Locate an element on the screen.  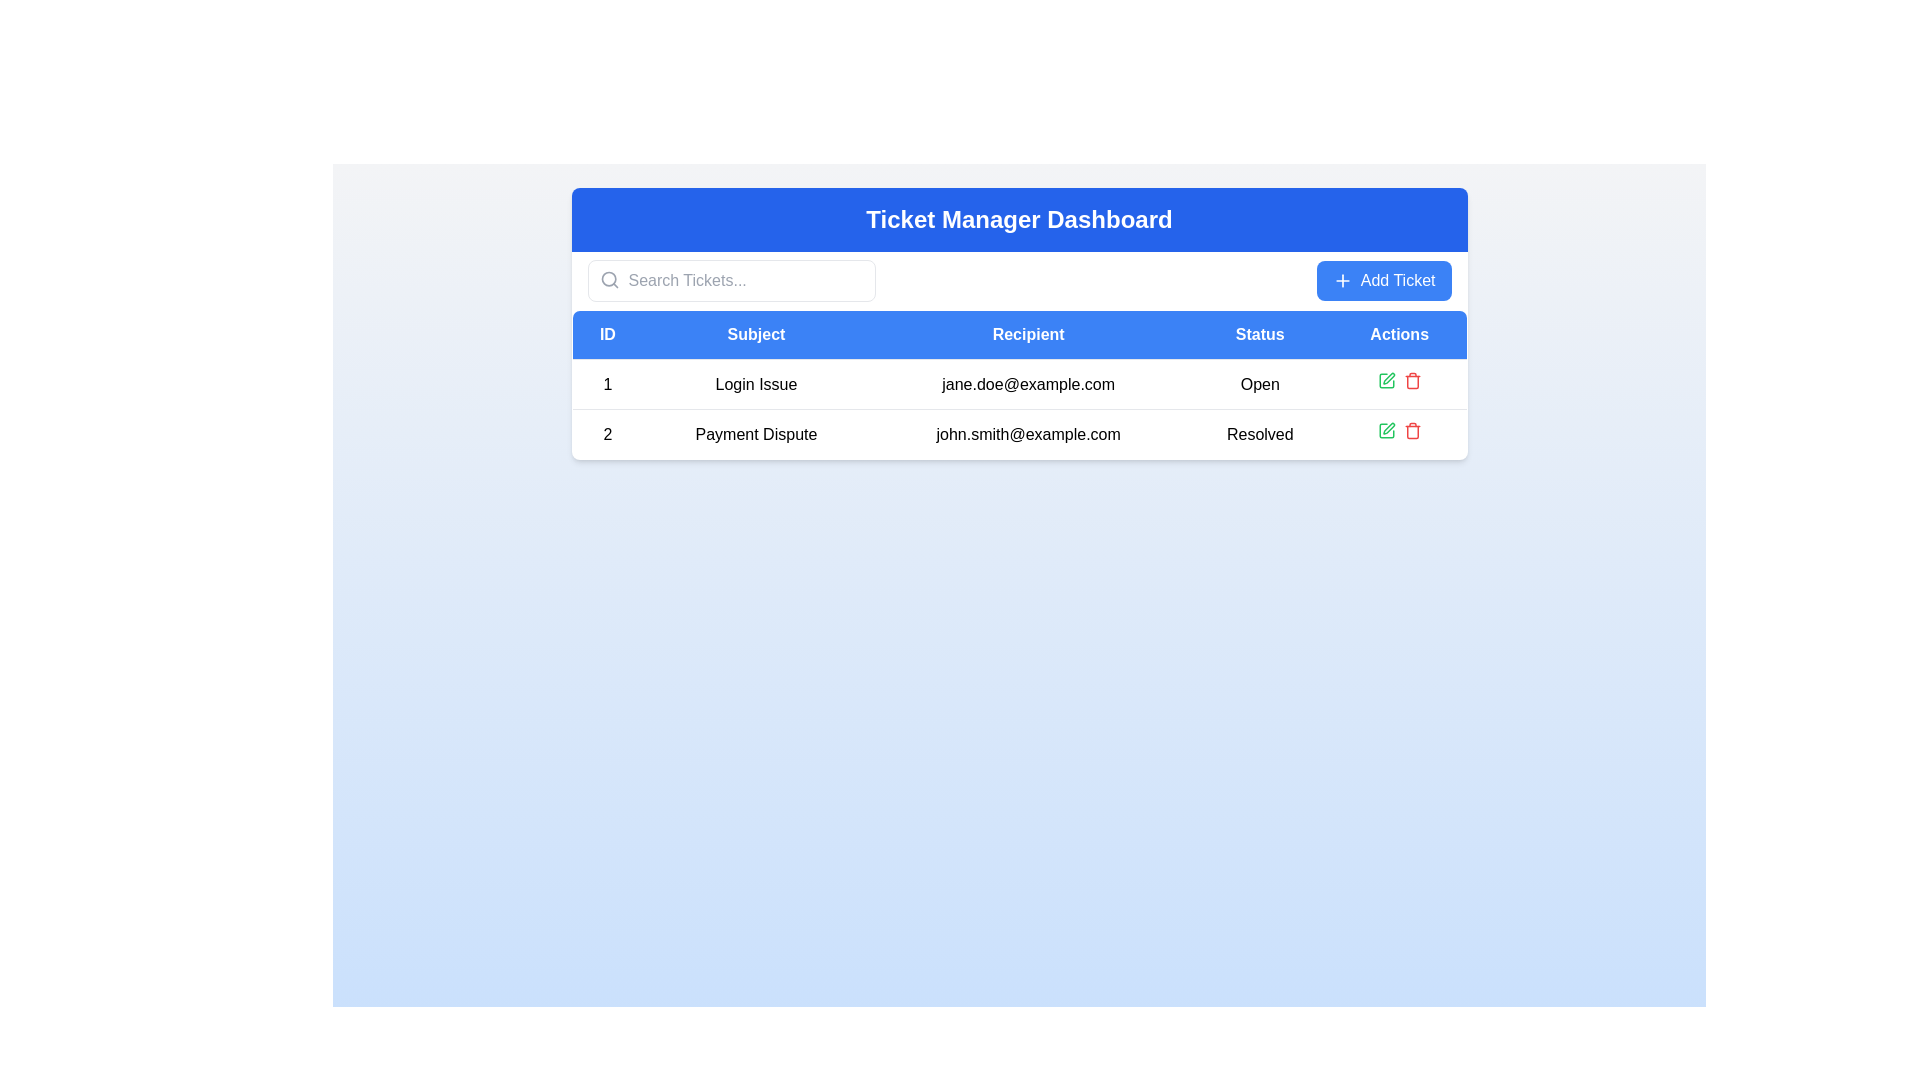
the 'Subject' table header which is the second item from the left in the header row, positioned between 'ID' and 'Recipient' is located at coordinates (755, 334).